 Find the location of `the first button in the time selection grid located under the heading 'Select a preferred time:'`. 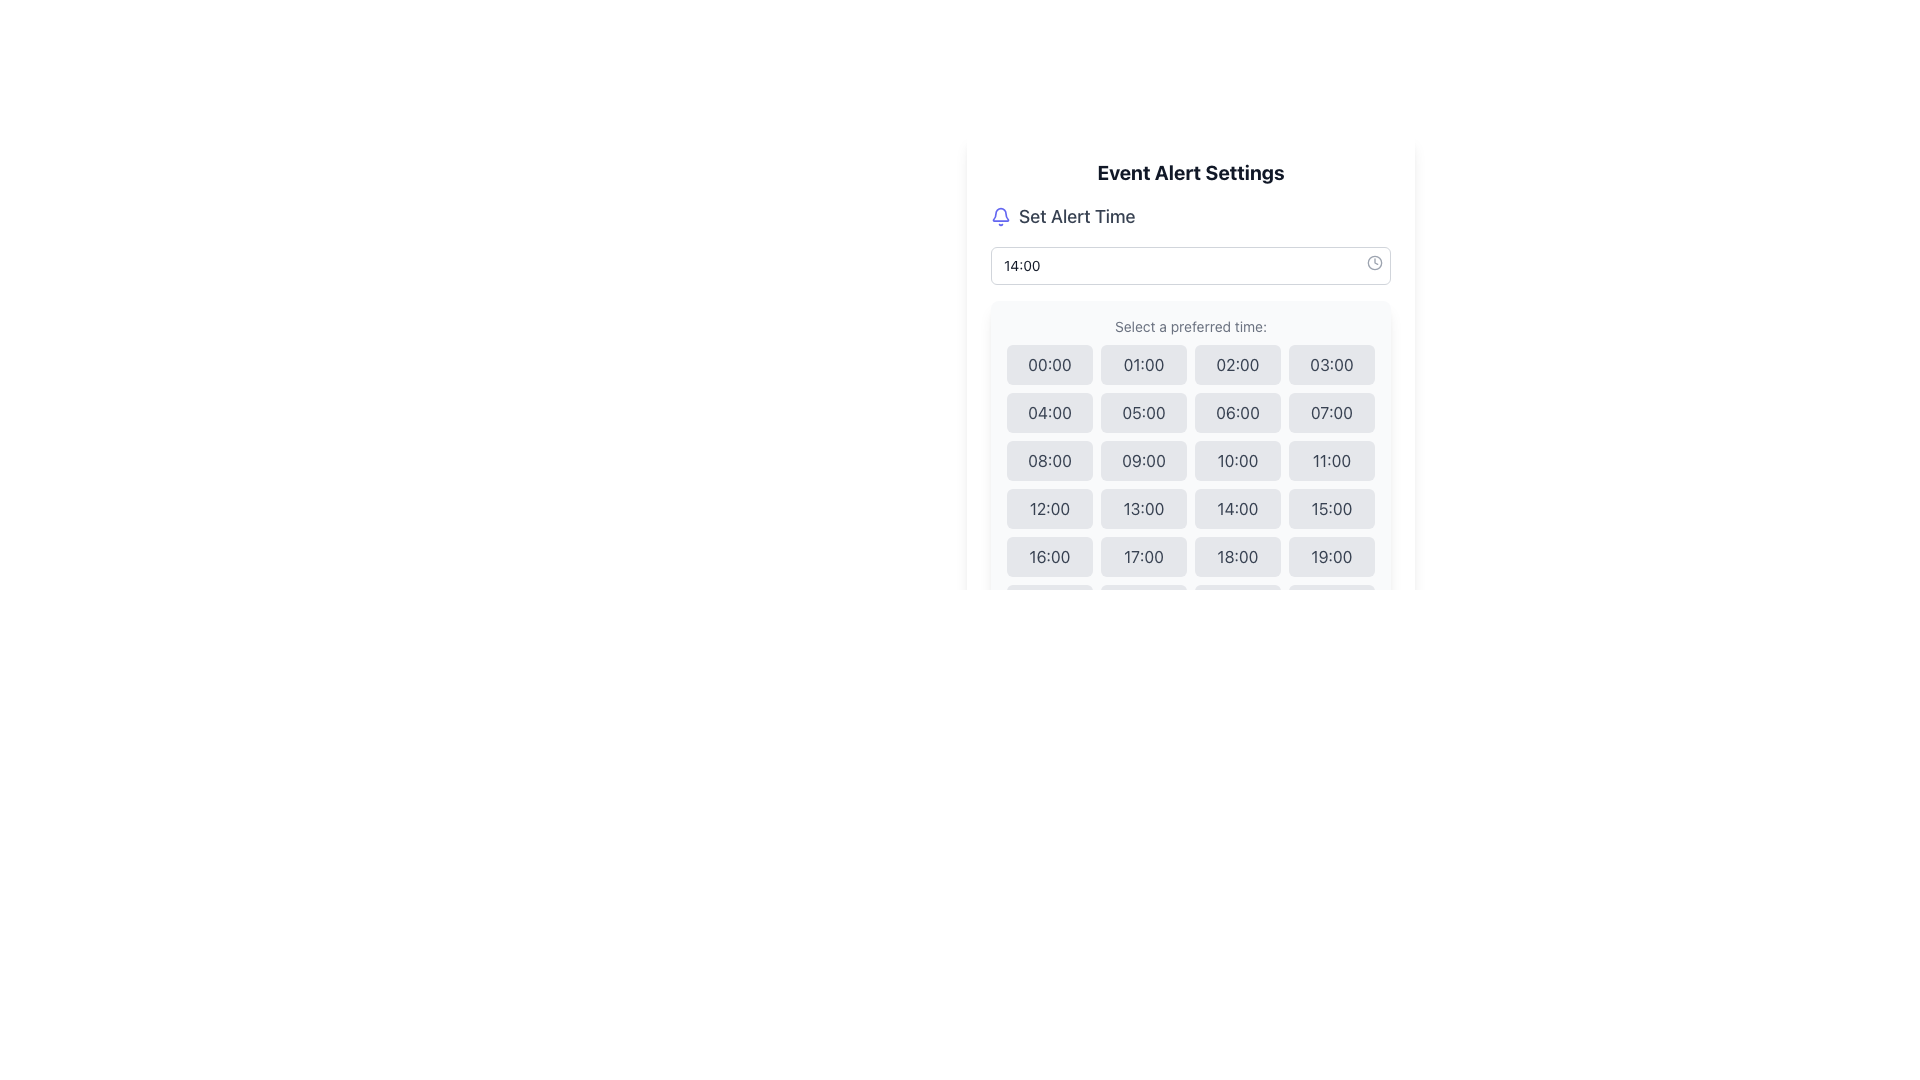

the first button in the time selection grid located under the heading 'Select a preferred time:' is located at coordinates (1049, 365).